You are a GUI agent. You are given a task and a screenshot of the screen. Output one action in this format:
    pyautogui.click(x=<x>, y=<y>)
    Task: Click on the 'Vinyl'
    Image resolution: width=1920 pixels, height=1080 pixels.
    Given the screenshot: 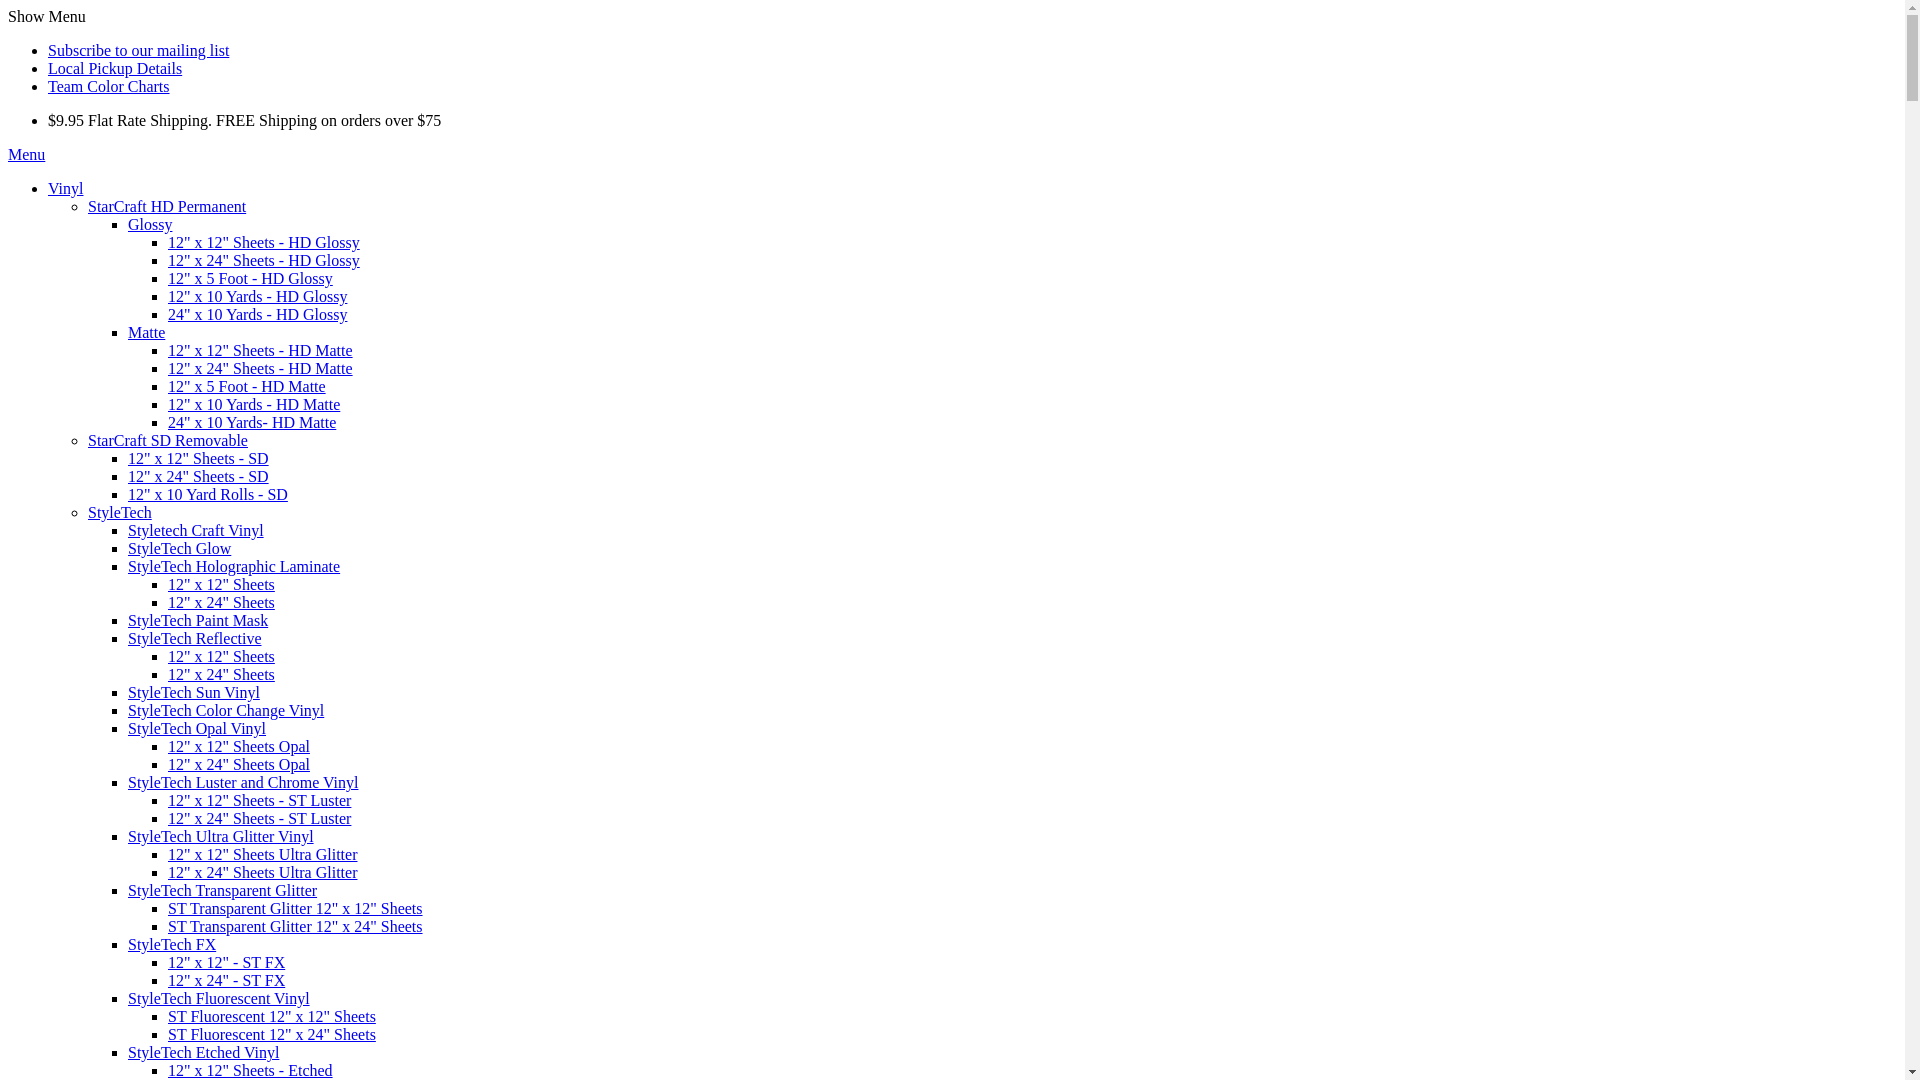 What is the action you would take?
    pyautogui.click(x=65, y=188)
    